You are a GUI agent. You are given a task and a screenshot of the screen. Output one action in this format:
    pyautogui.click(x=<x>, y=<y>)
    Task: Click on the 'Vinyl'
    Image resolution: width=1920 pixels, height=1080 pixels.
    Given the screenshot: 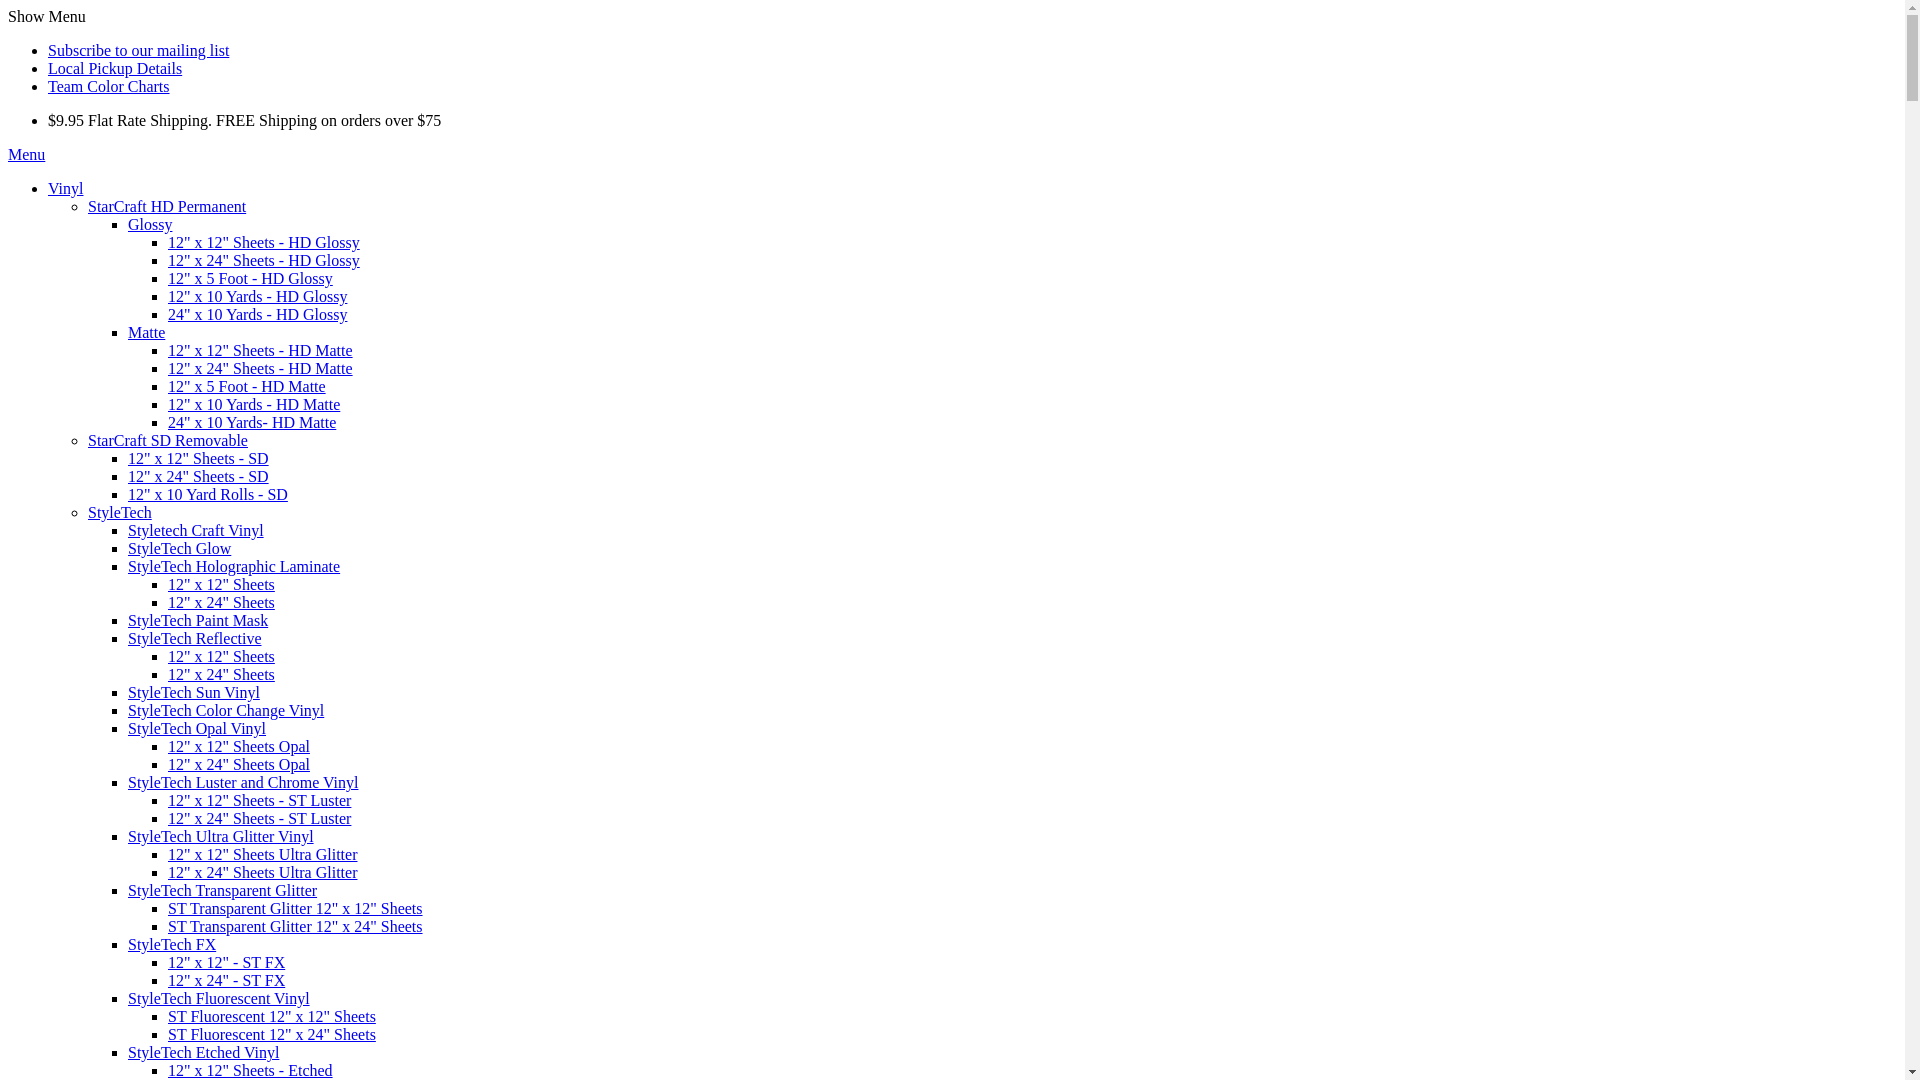 What is the action you would take?
    pyautogui.click(x=65, y=188)
    